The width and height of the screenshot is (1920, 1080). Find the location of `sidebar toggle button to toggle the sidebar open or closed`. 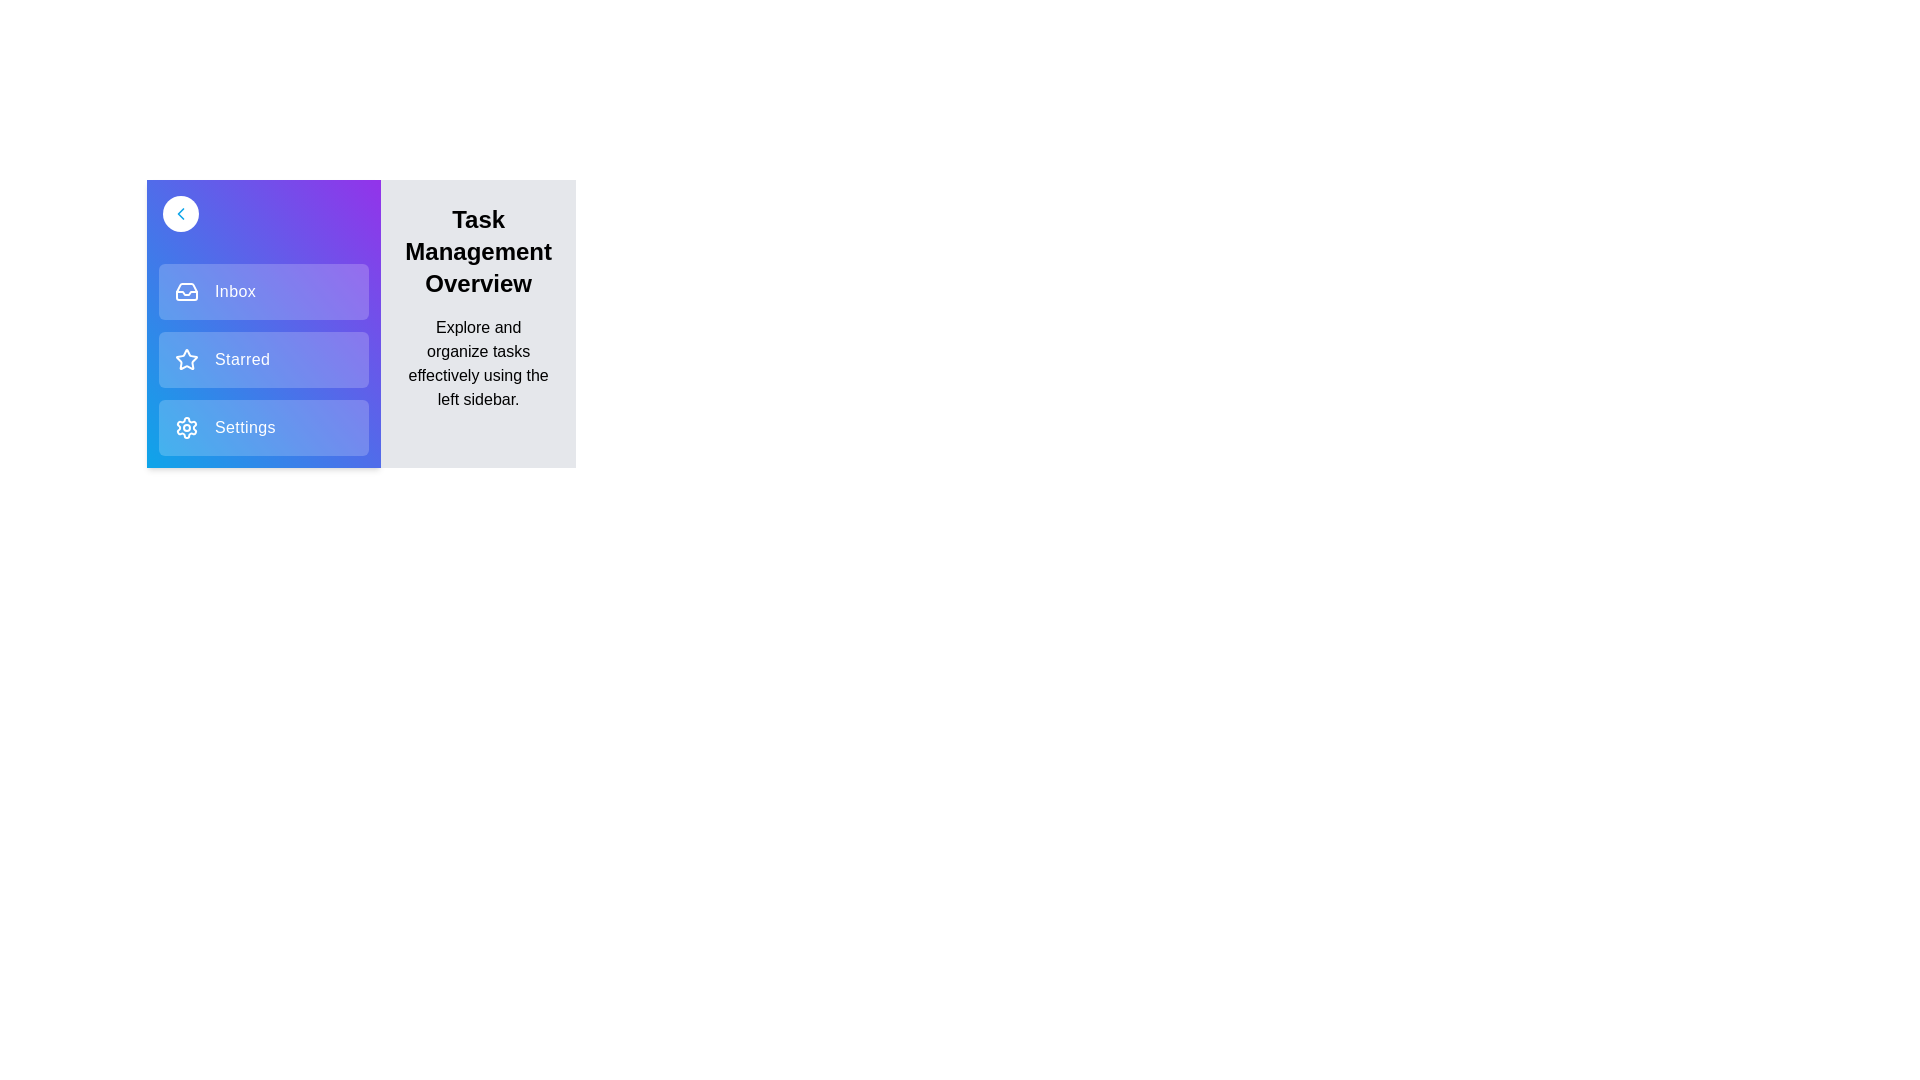

sidebar toggle button to toggle the sidebar open or closed is located at coordinates (181, 213).